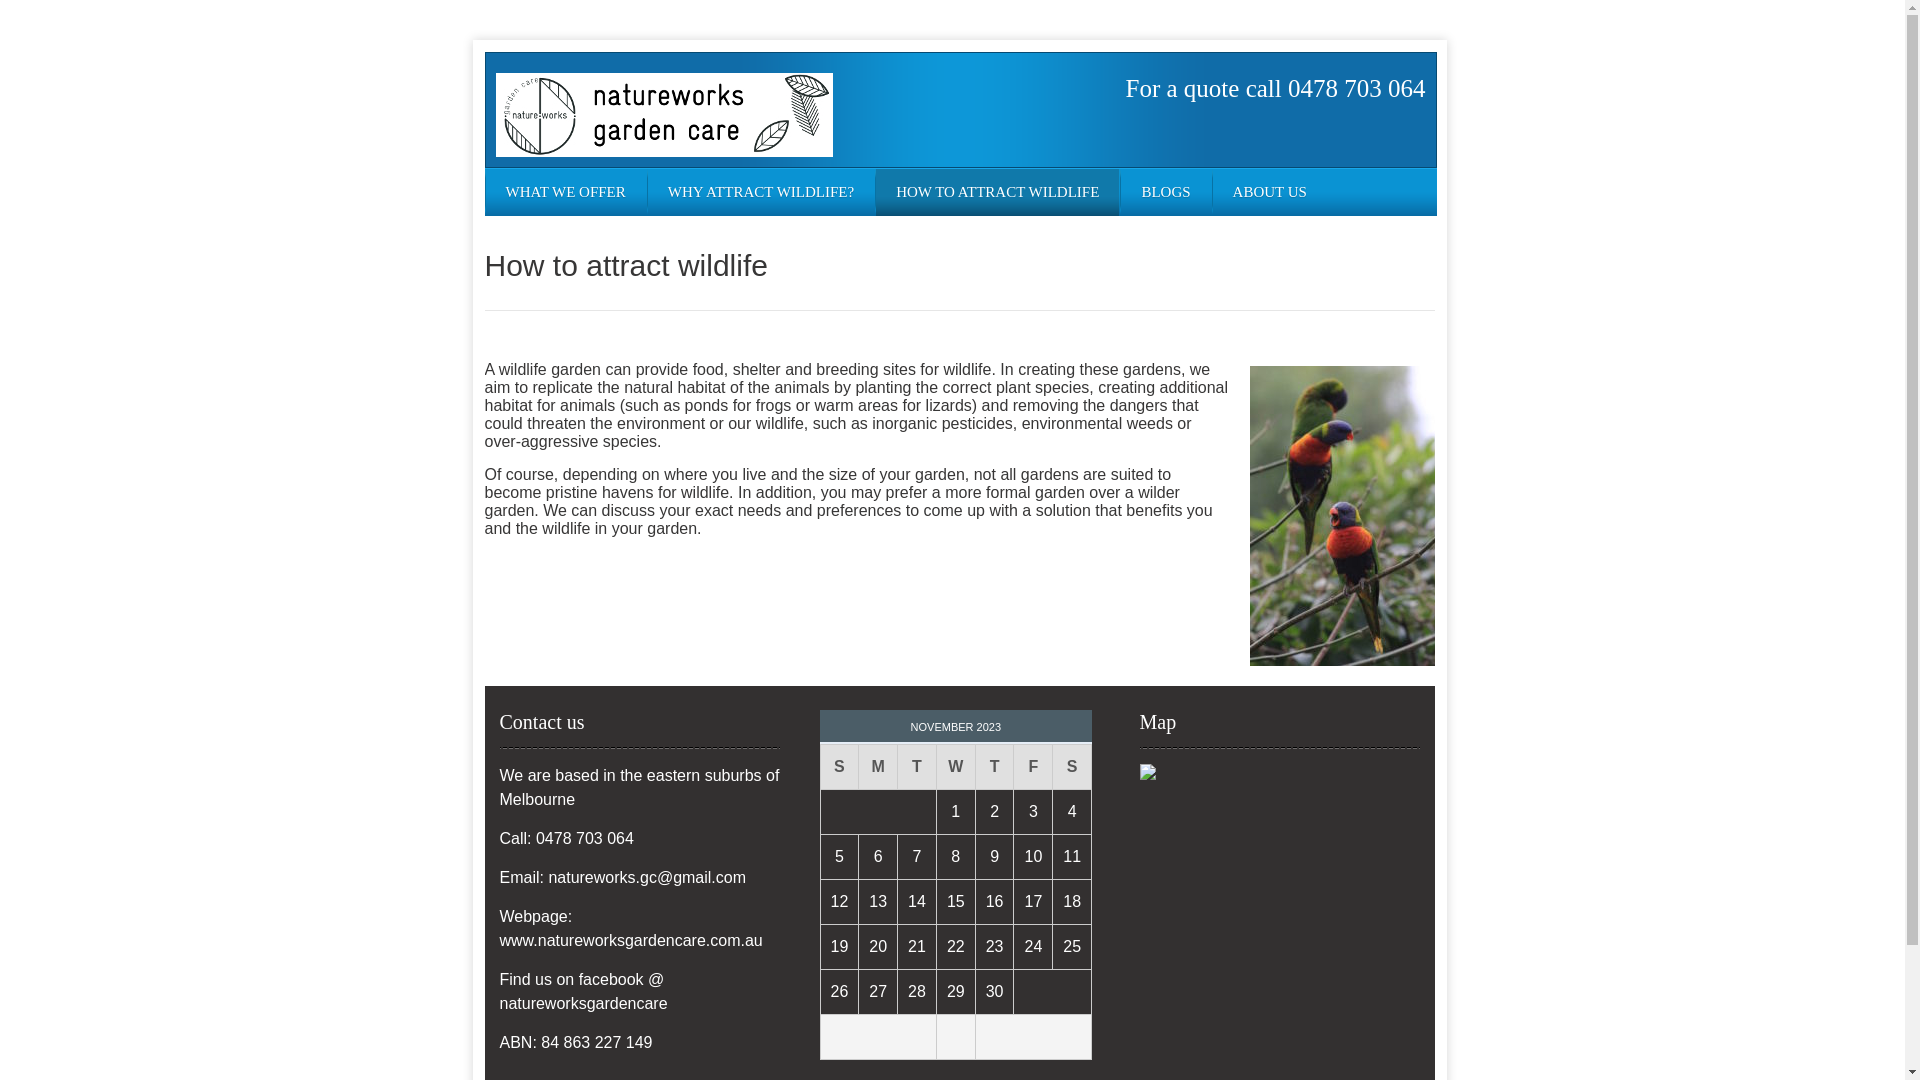 The width and height of the screenshot is (1920, 1080). Describe the element at coordinates (1269, 192) in the screenshot. I see `'ABOUT US'` at that location.